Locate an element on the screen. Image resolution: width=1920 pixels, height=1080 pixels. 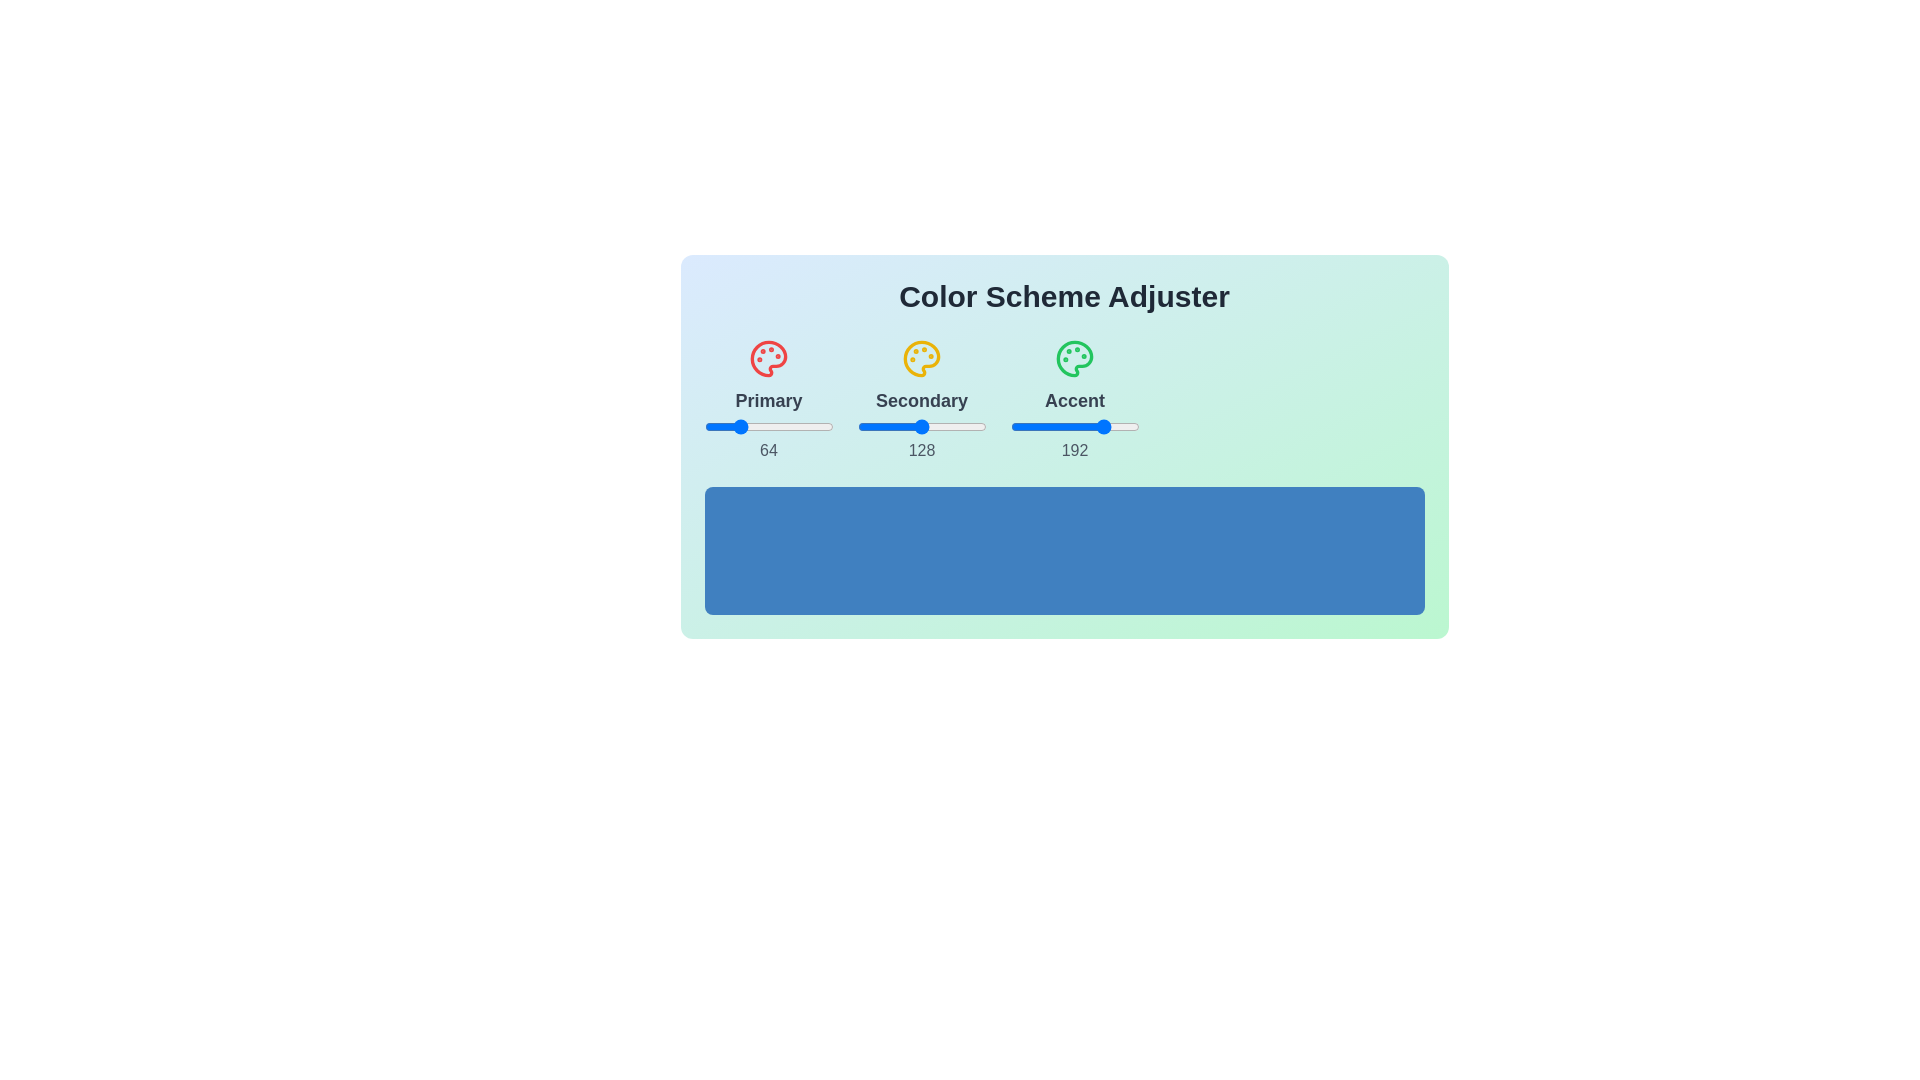
the 0 slider to 223 is located at coordinates (880, 426).